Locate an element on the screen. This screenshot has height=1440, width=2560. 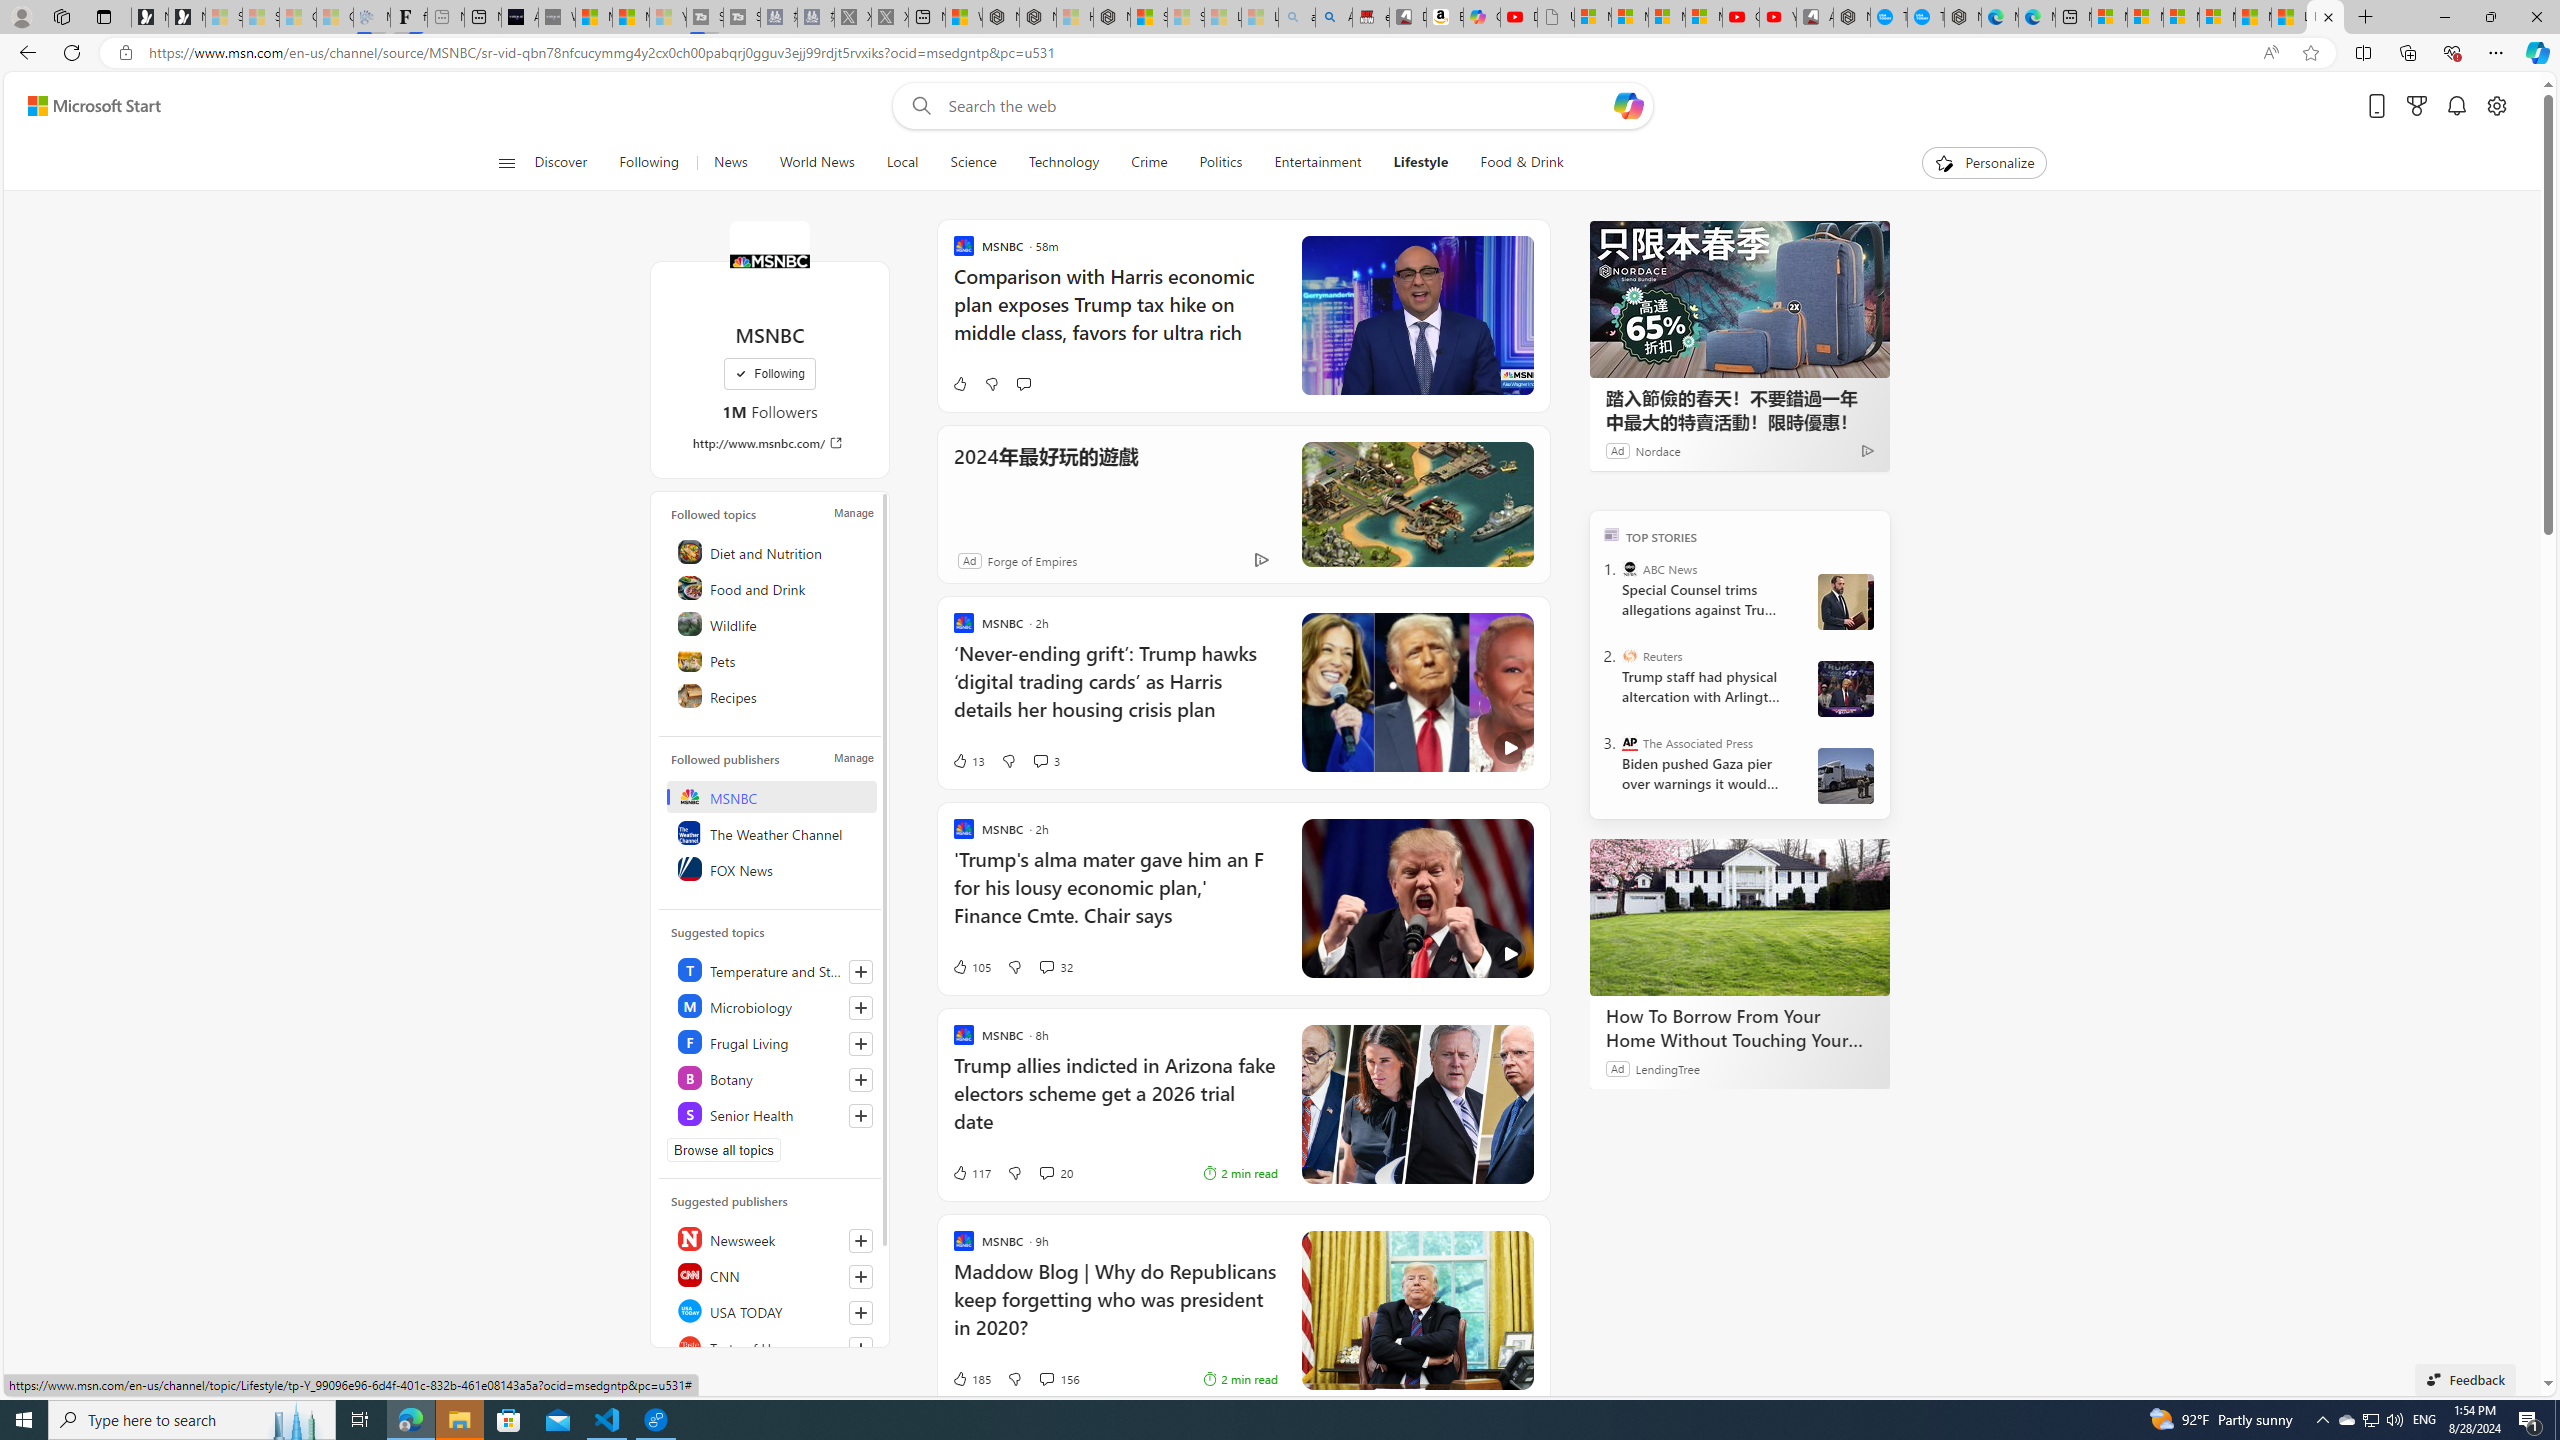
'View comments 156 Comment' is located at coordinates (1057, 1378).